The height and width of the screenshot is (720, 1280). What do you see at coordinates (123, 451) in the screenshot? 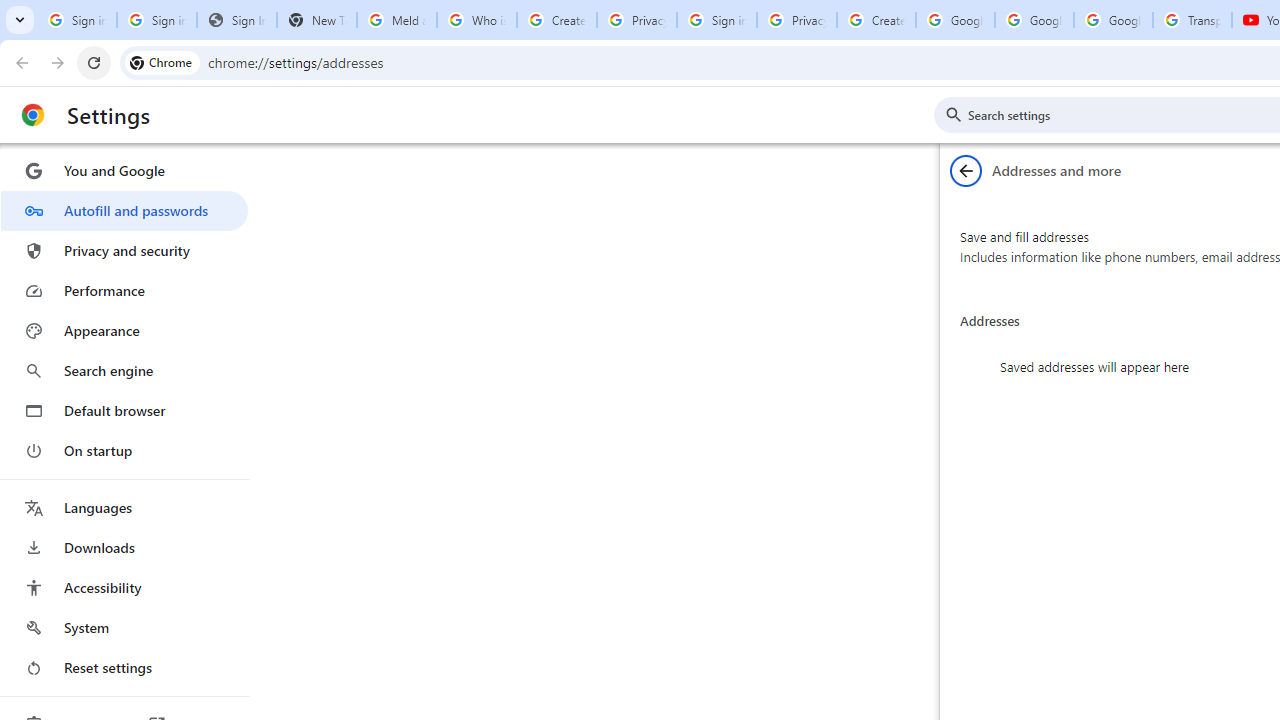
I see `'On startup'` at bounding box center [123, 451].